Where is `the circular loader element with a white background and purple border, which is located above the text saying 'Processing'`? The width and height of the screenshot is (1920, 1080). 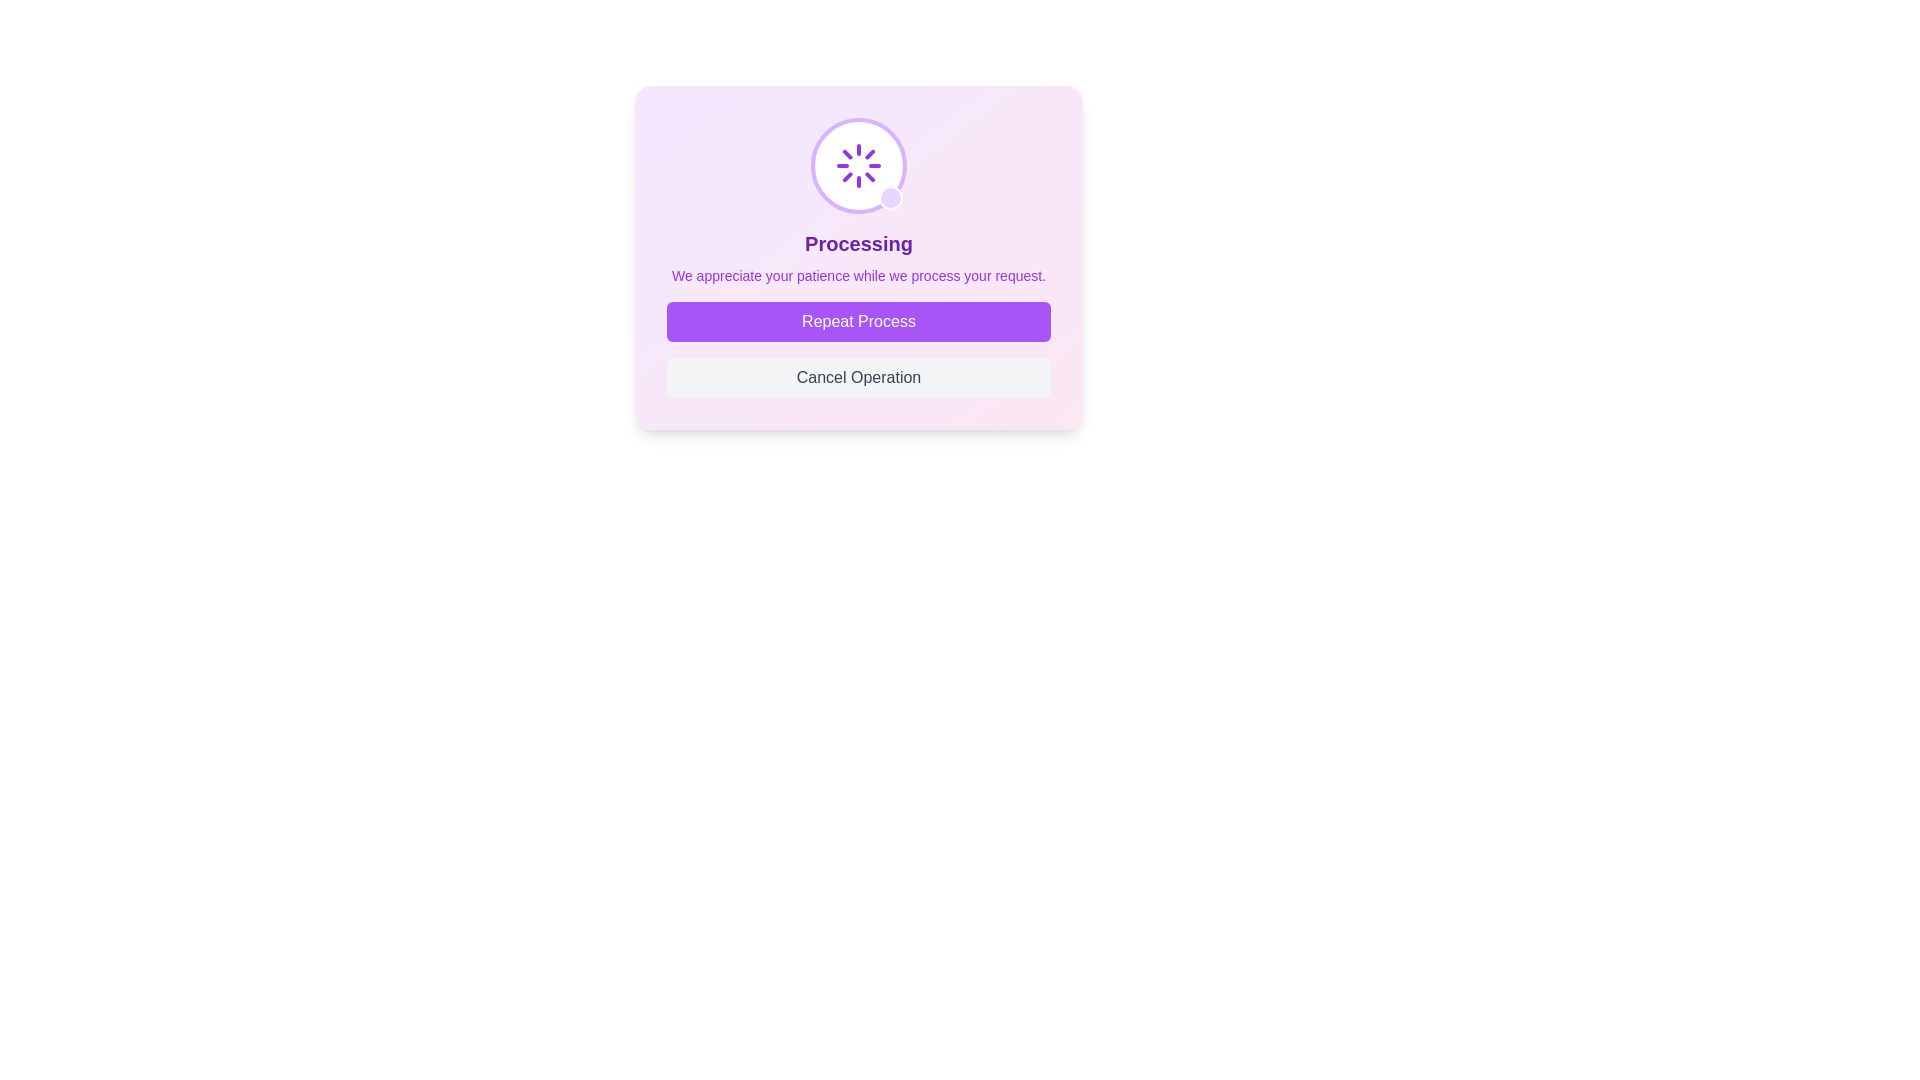 the circular loader element with a white background and purple border, which is located above the text saying 'Processing' is located at coordinates (859, 164).